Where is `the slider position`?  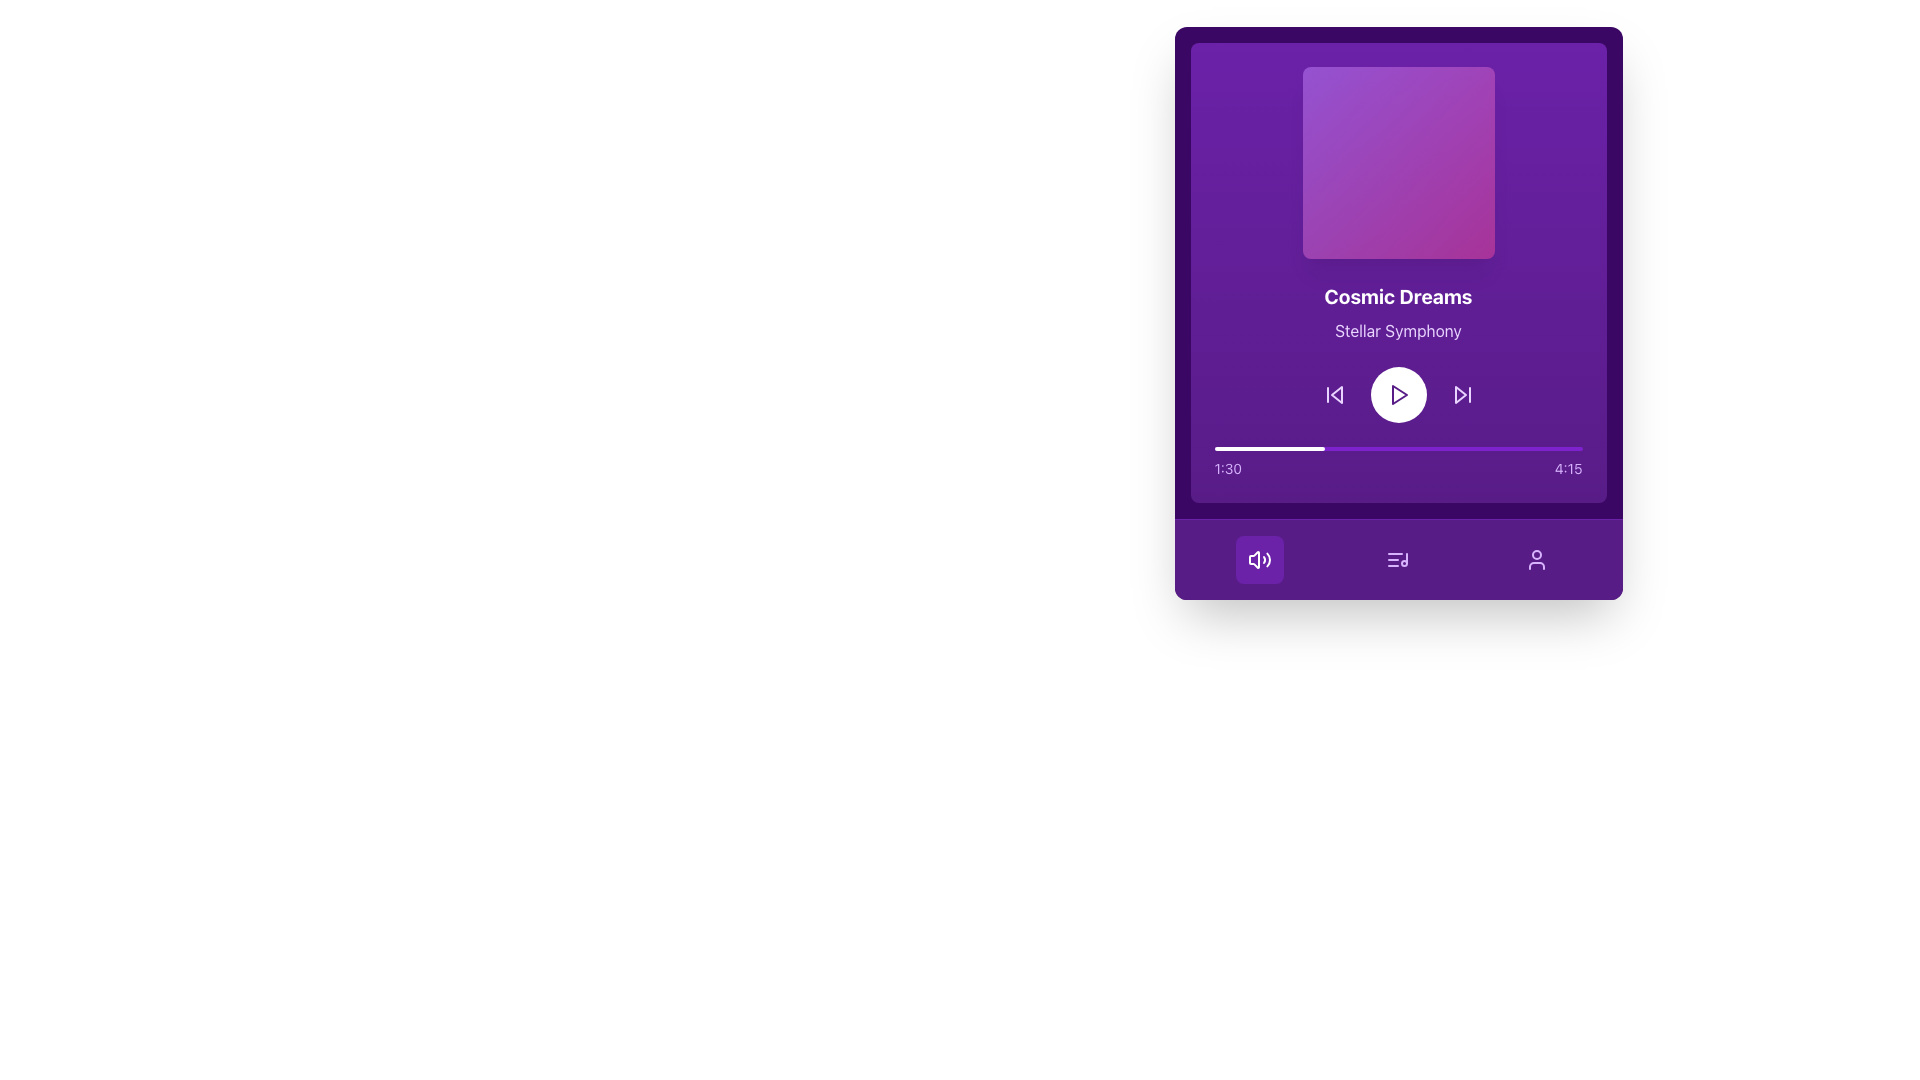
the slider position is located at coordinates (1305, 447).